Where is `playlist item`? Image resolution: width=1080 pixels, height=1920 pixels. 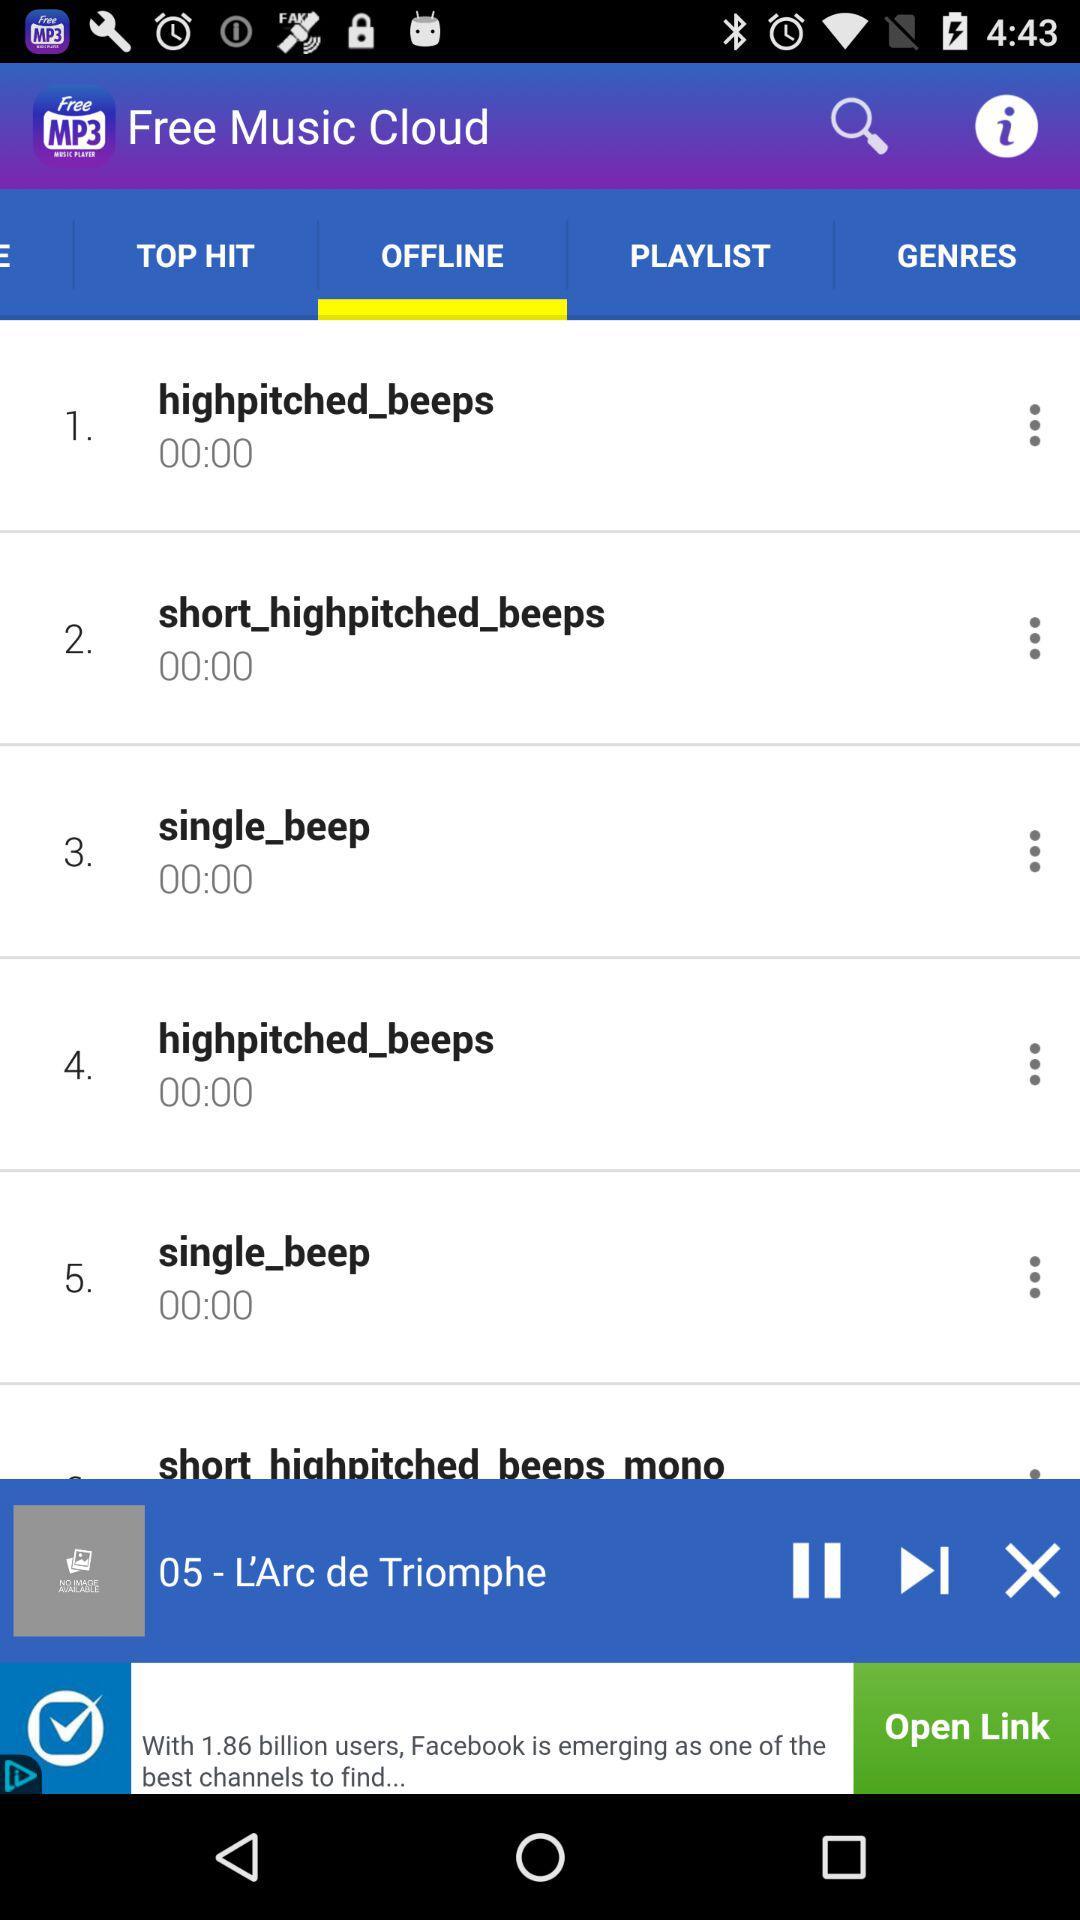
playlist item is located at coordinates (699, 253).